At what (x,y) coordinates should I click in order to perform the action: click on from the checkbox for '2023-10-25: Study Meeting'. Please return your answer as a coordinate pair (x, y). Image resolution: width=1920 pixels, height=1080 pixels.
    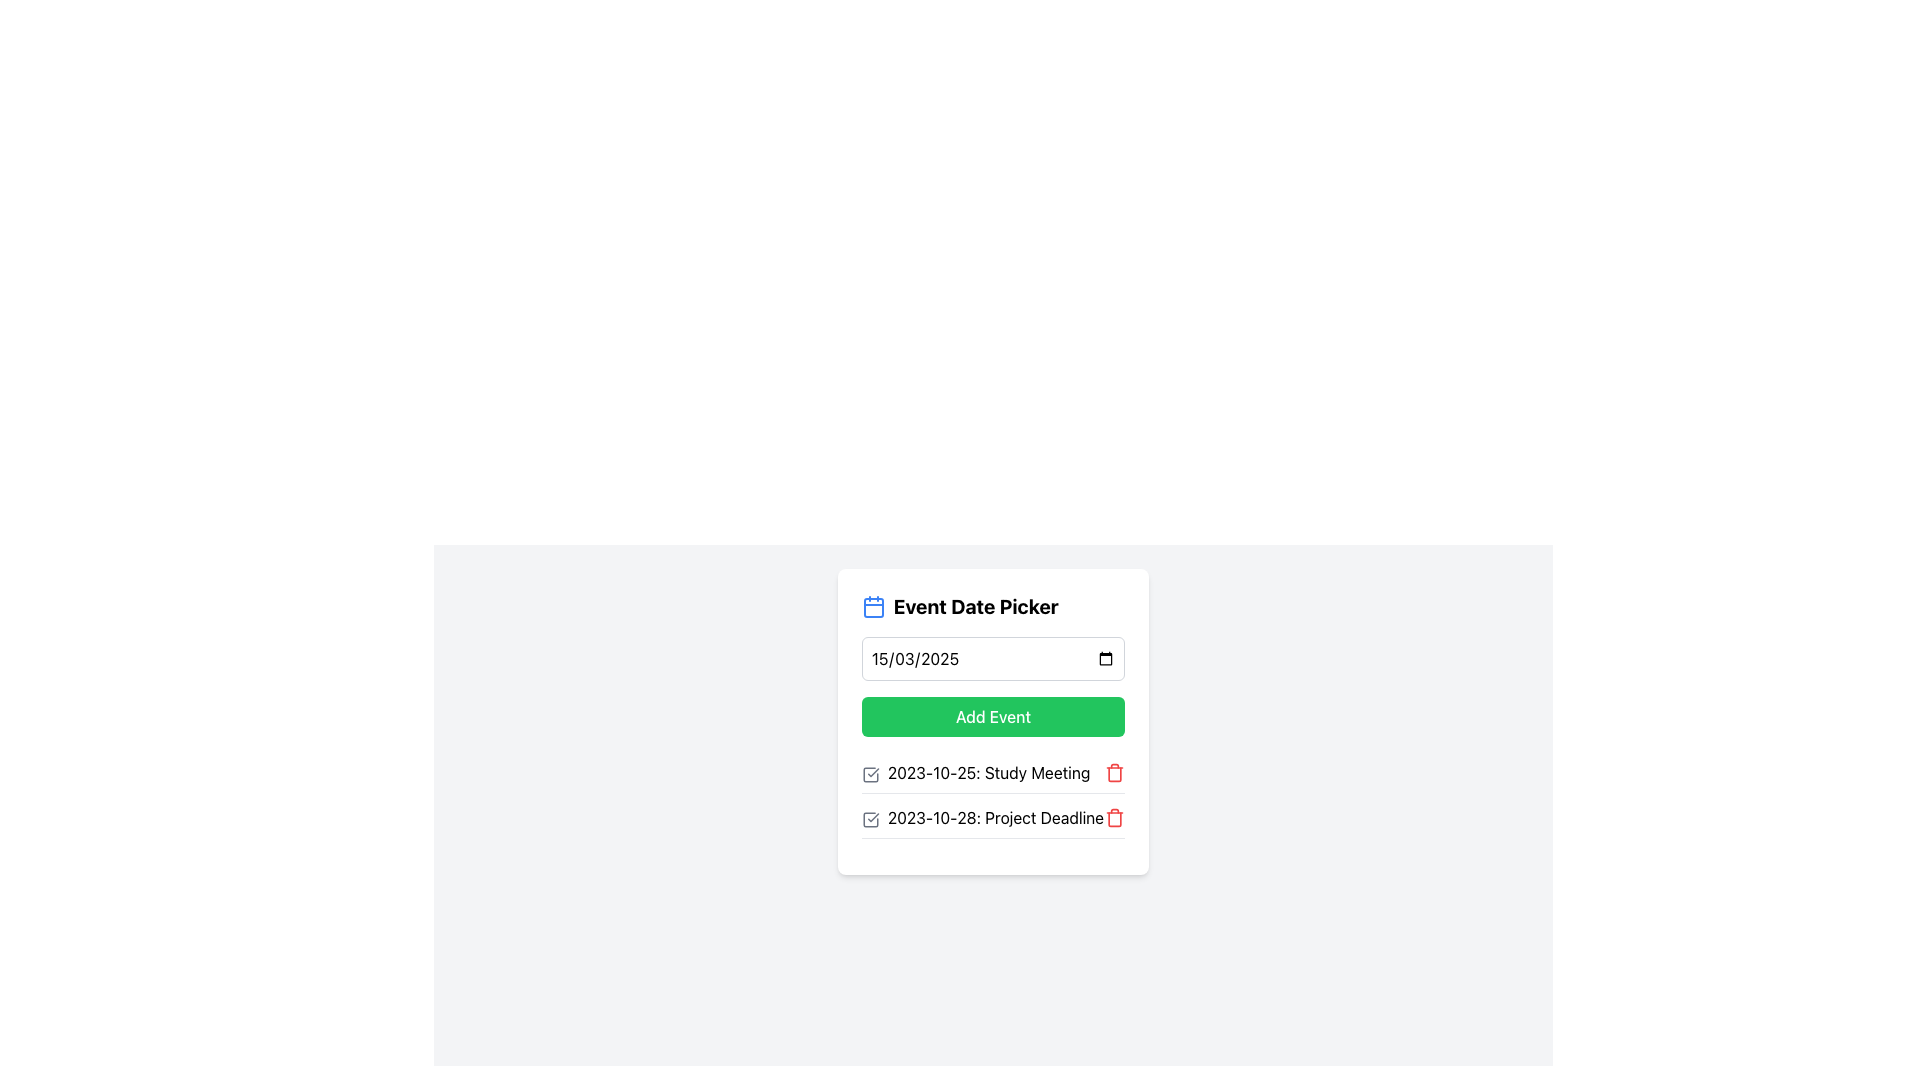
    Looking at the image, I should click on (870, 773).